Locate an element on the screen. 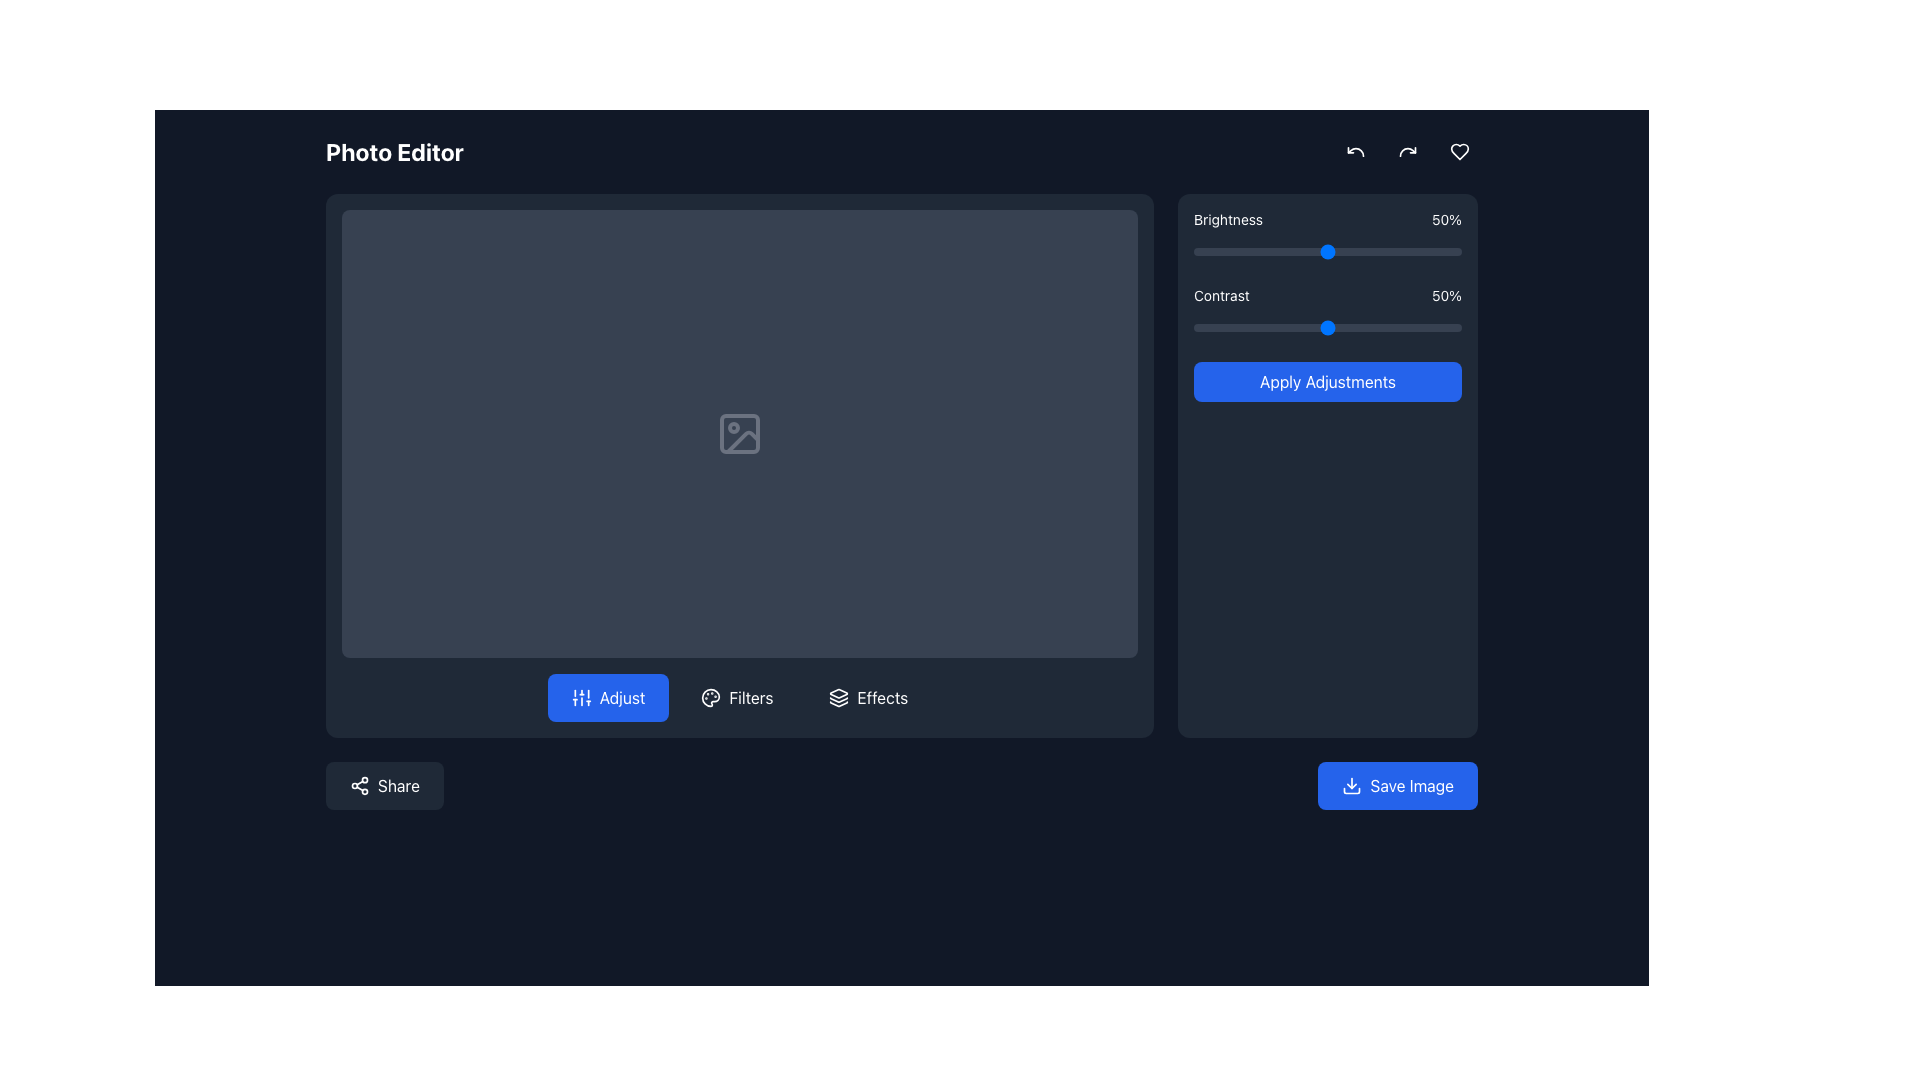 The height and width of the screenshot is (1080, 1920). the 'Adjust' text label within the blue background button to trigger the hover effect is located at coordinates (621, 696).